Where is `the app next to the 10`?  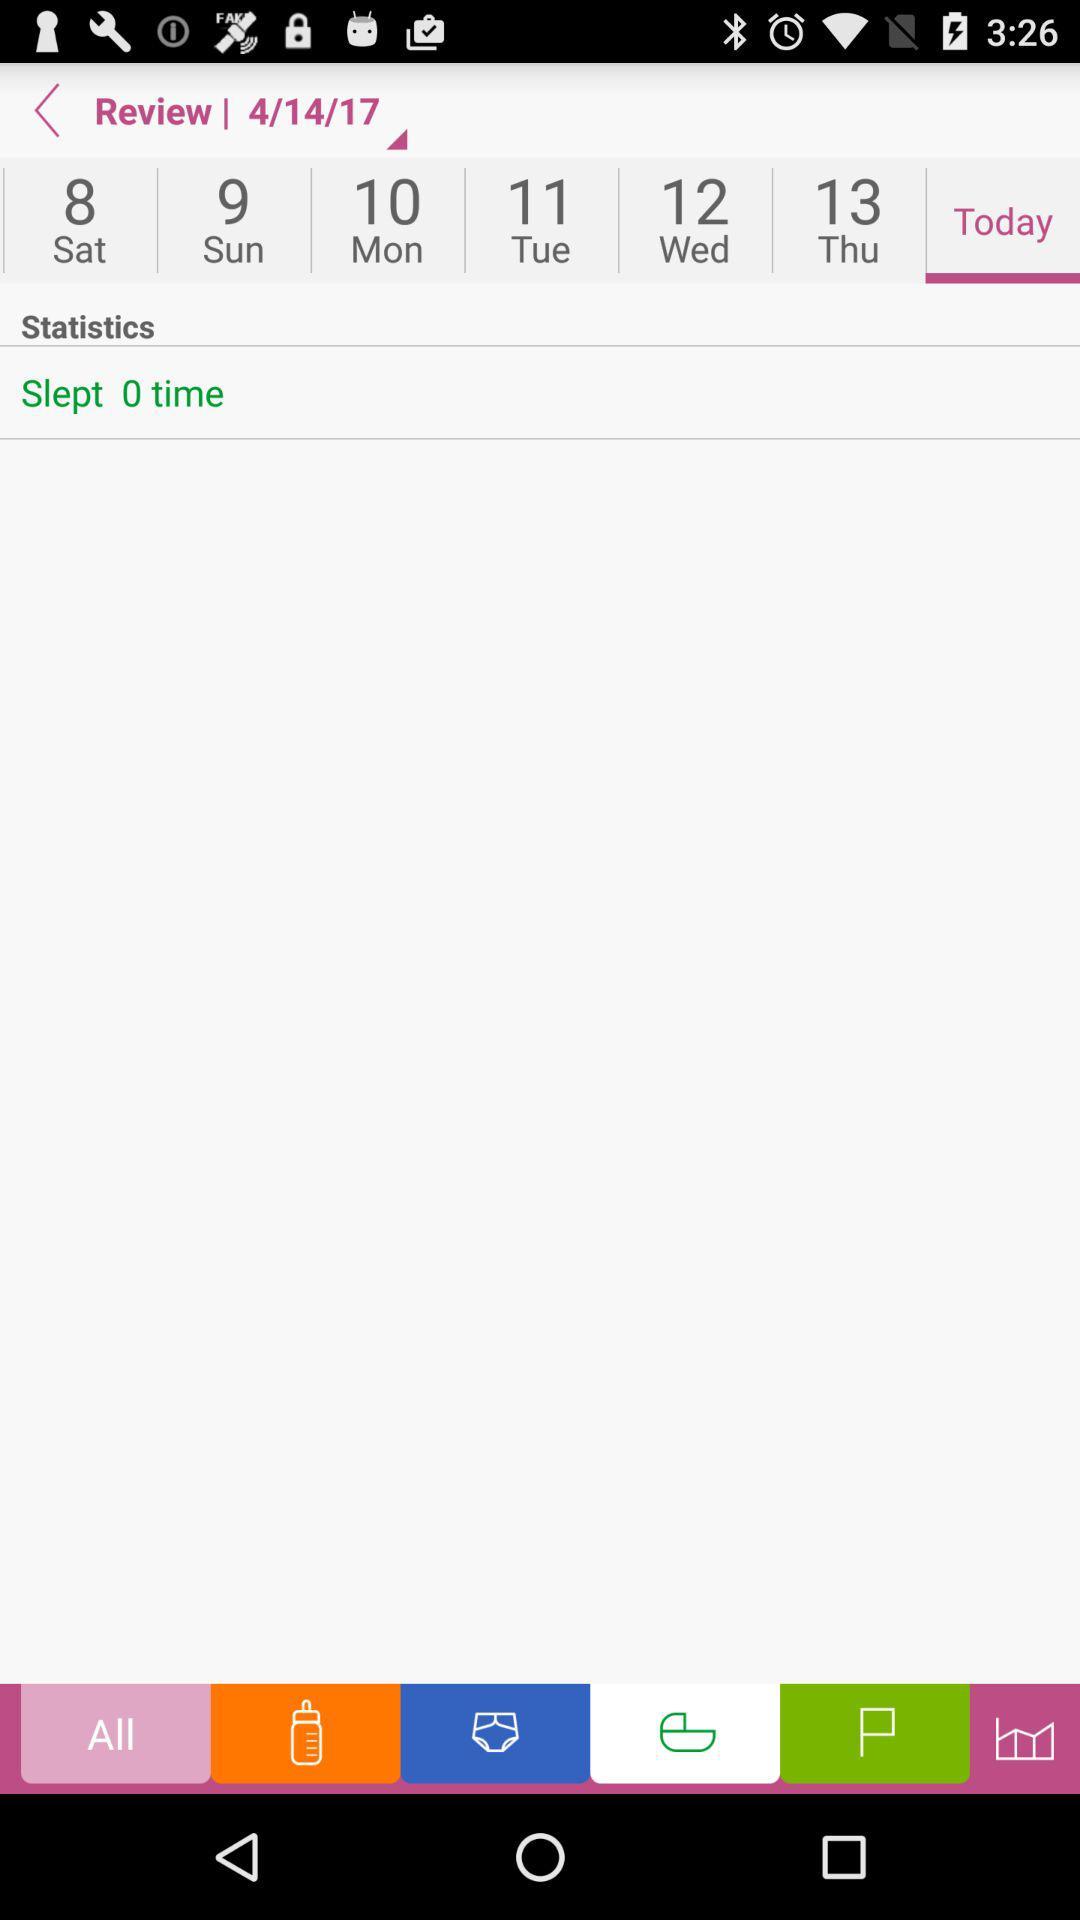 the app next to the 10 is located at coordinates (232, 220).